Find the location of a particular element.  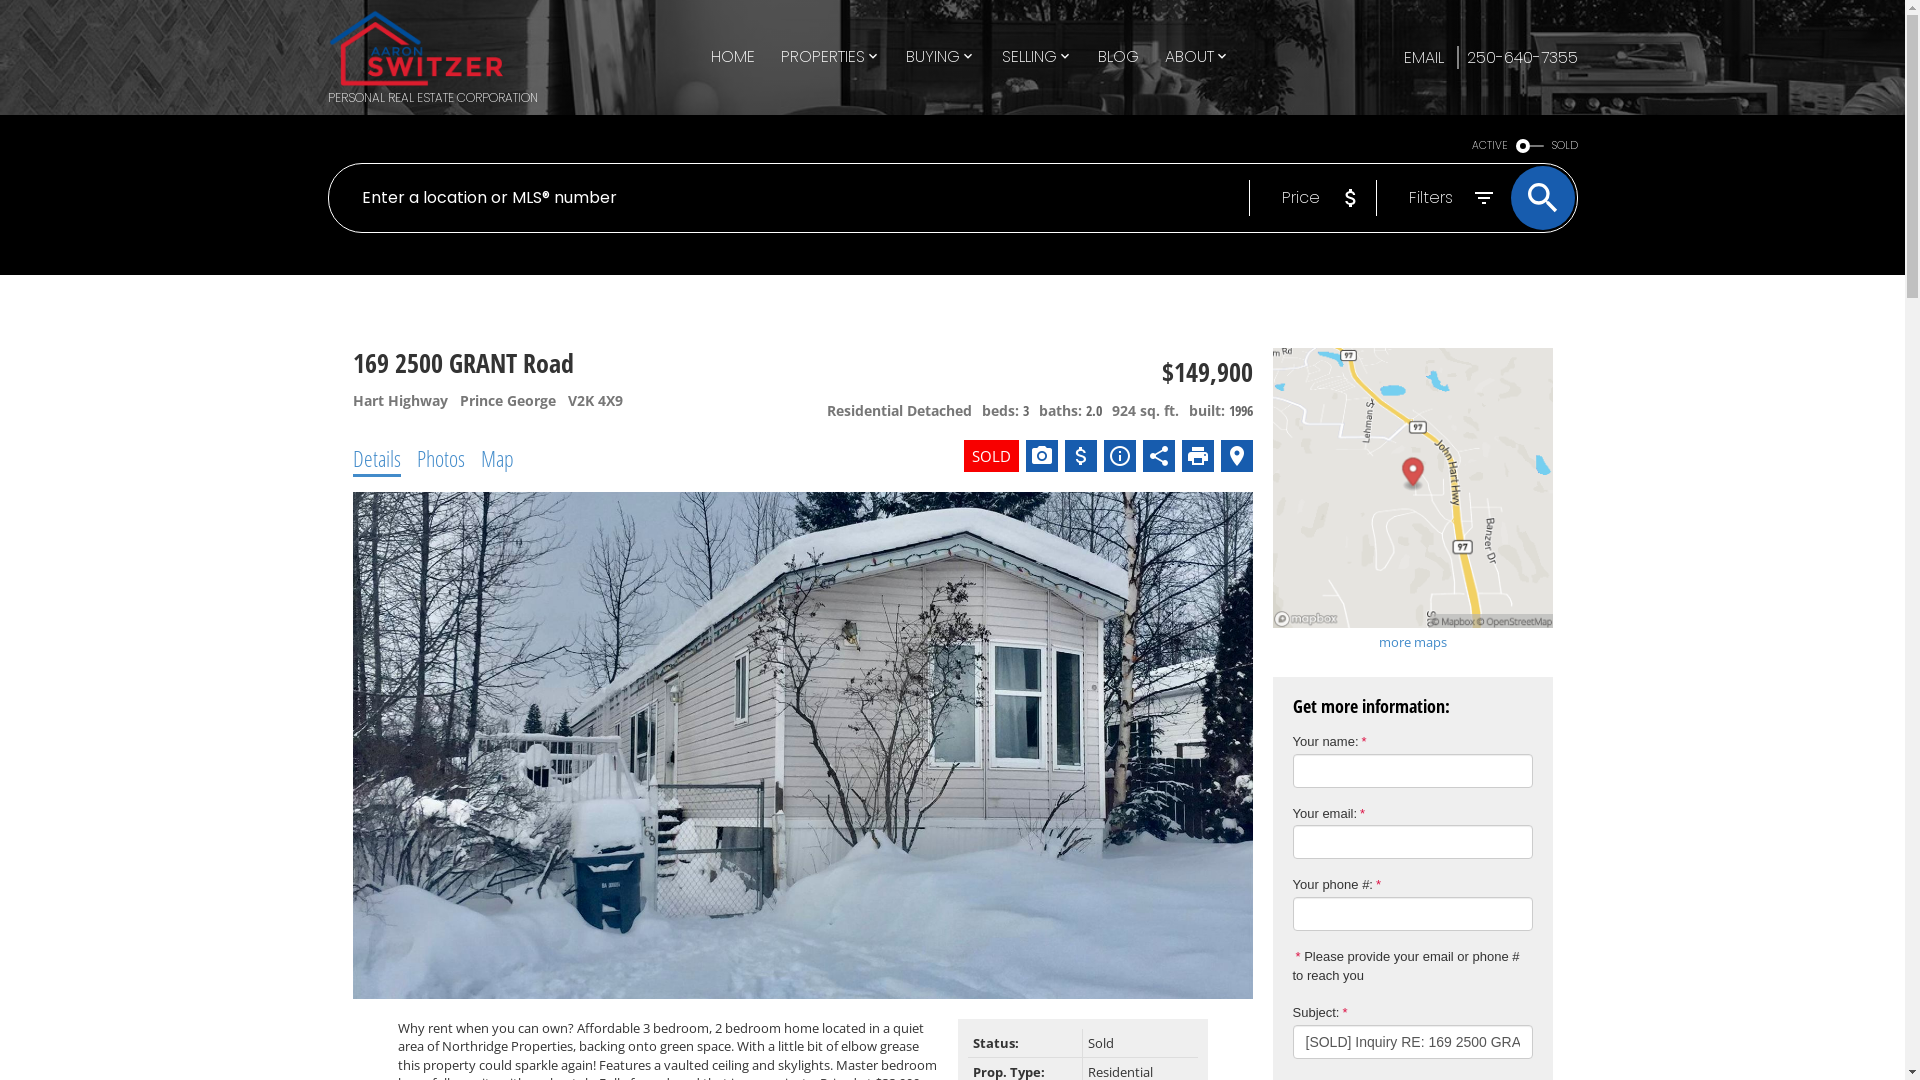

'more maps' is located at coordinates (1410, 641).